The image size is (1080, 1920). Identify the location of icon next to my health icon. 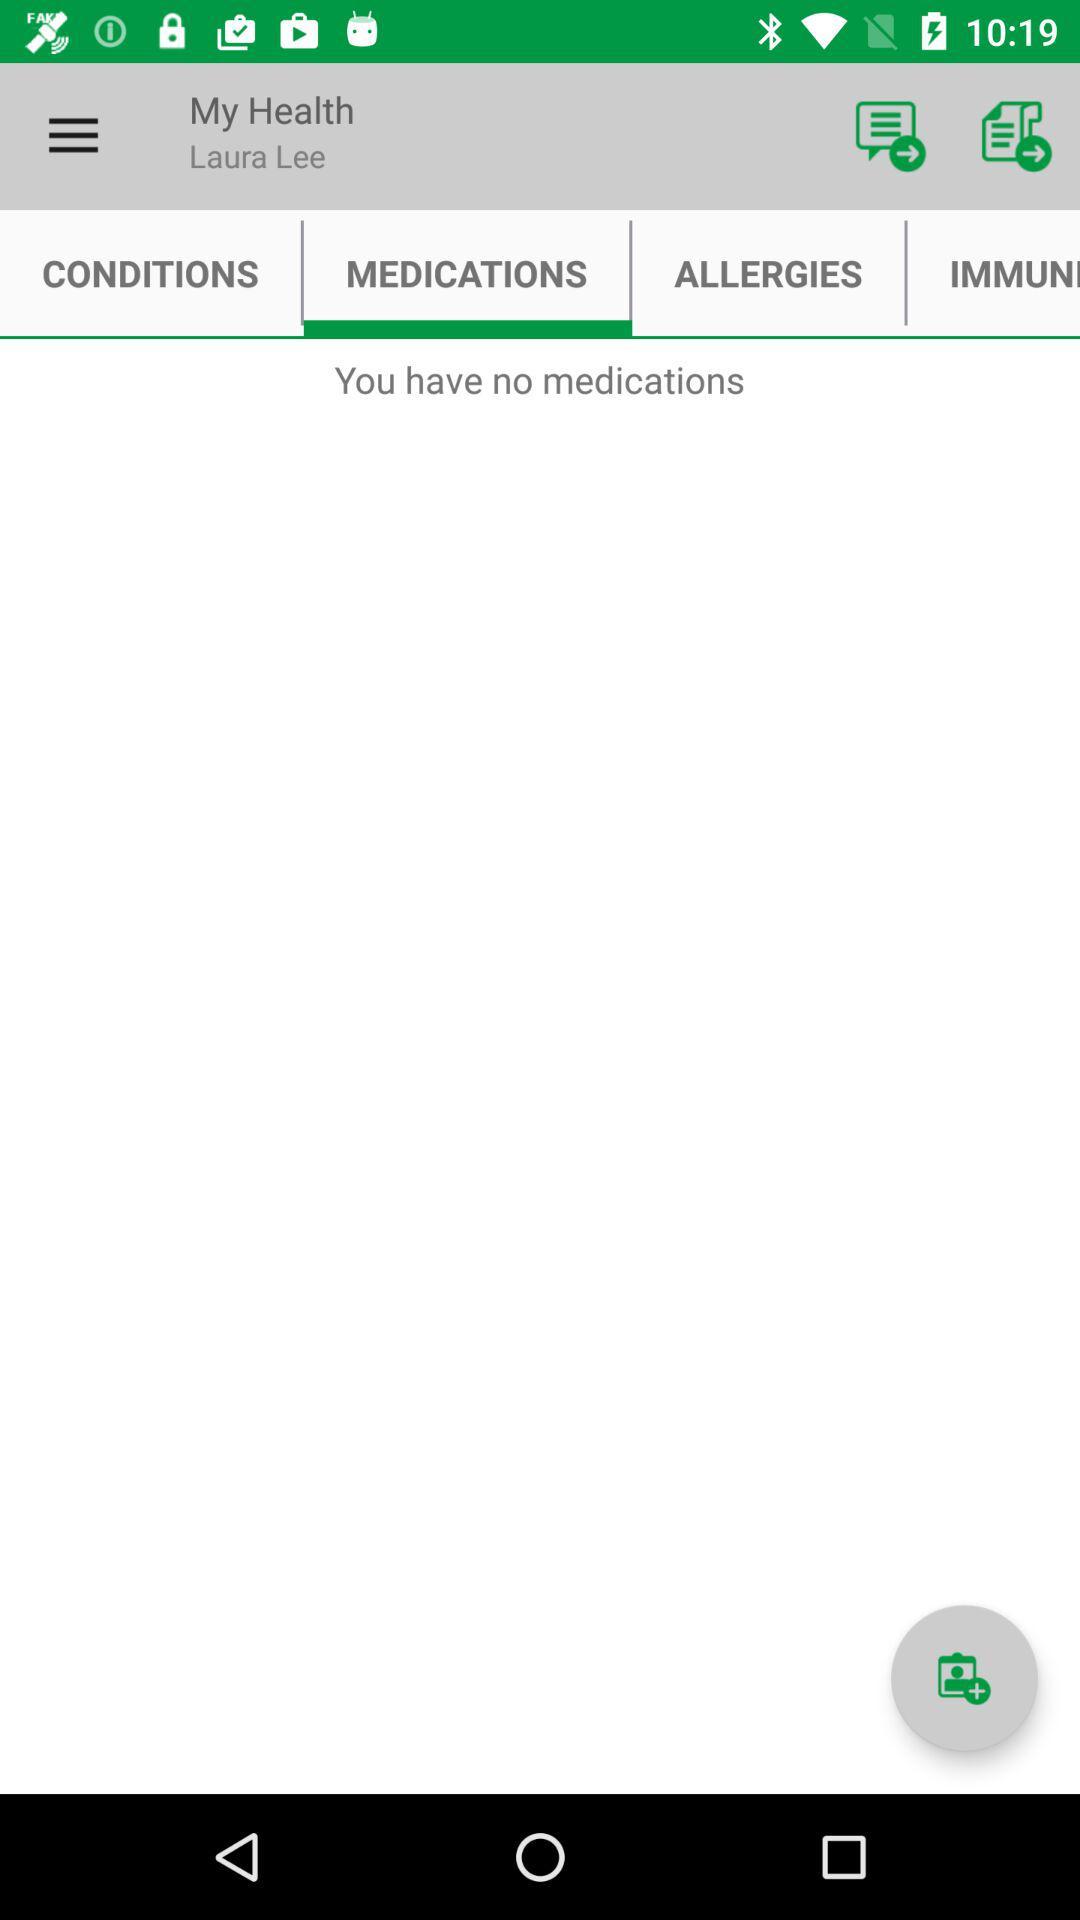
(72, 135).